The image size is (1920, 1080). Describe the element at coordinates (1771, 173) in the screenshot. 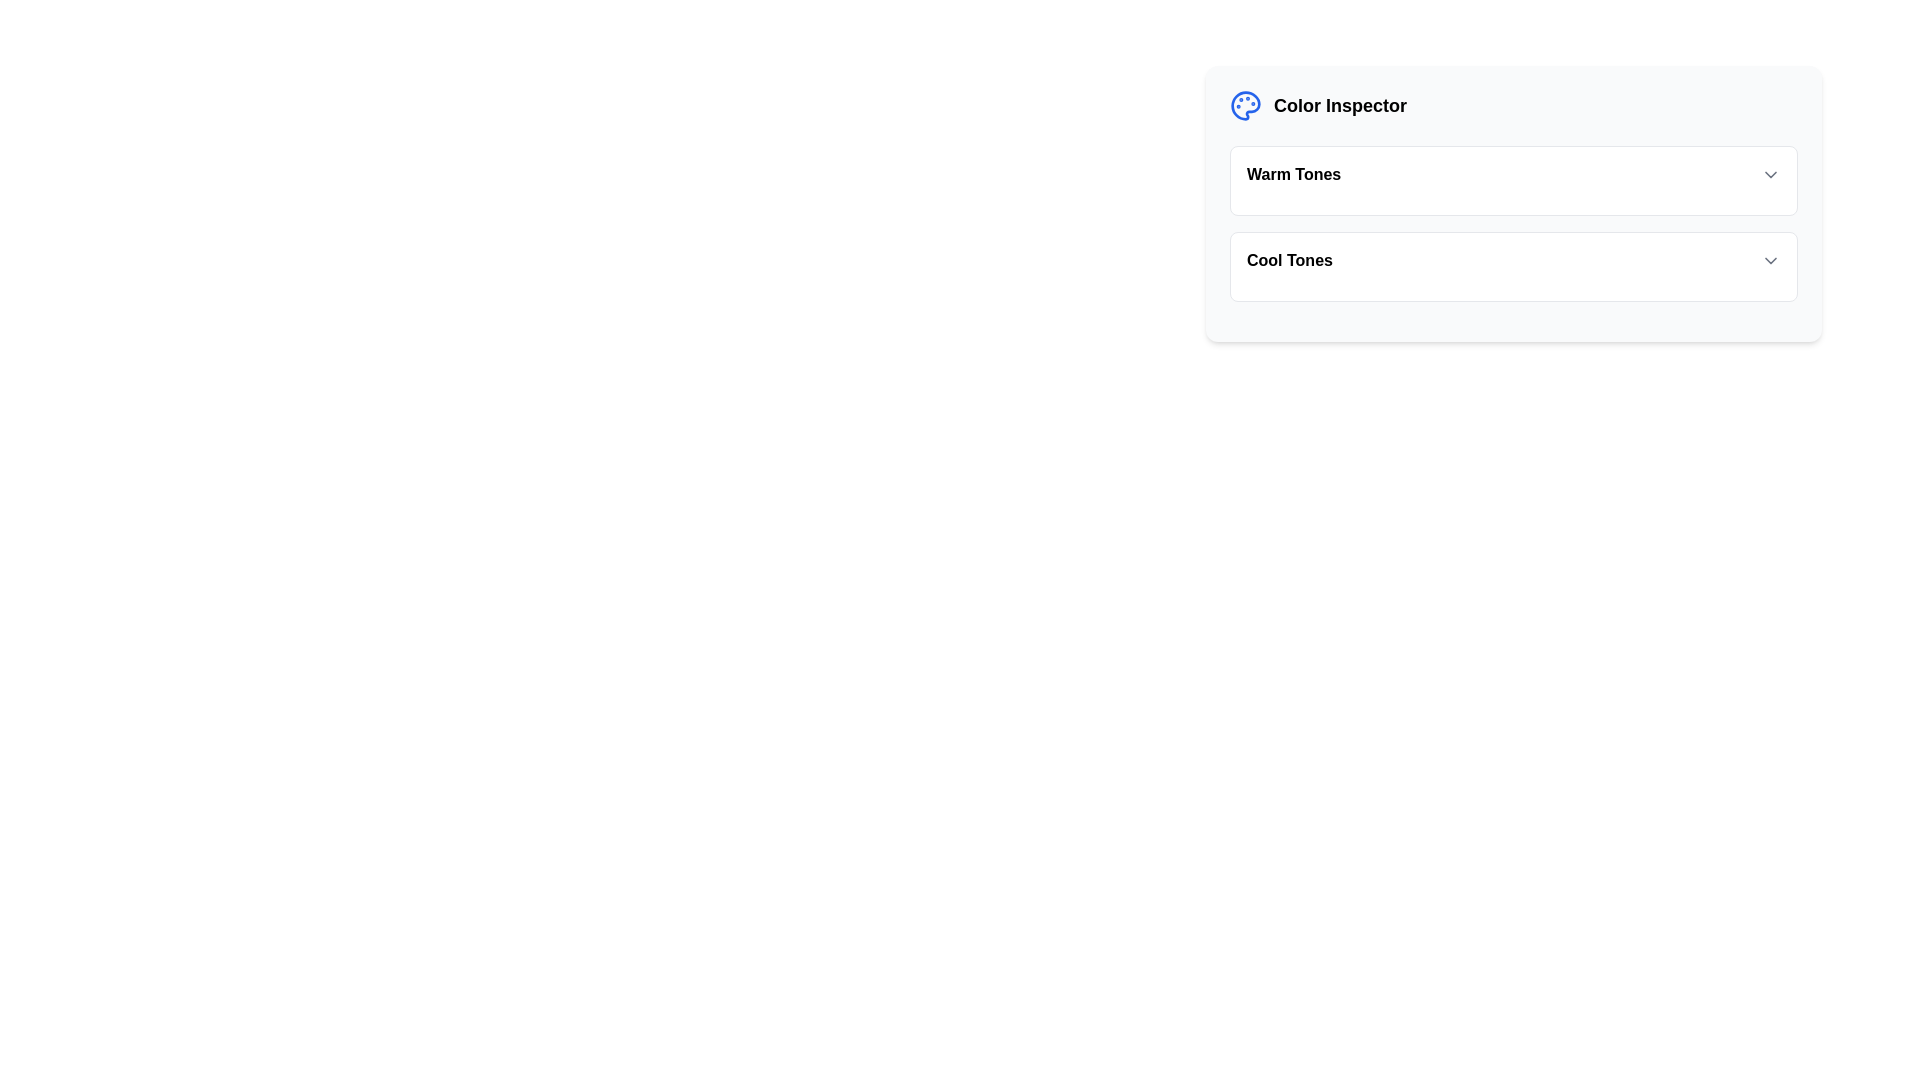

I see `the dropdown toggle arrow for the 'Warm Tones' section to provide visual feedback` at that location.